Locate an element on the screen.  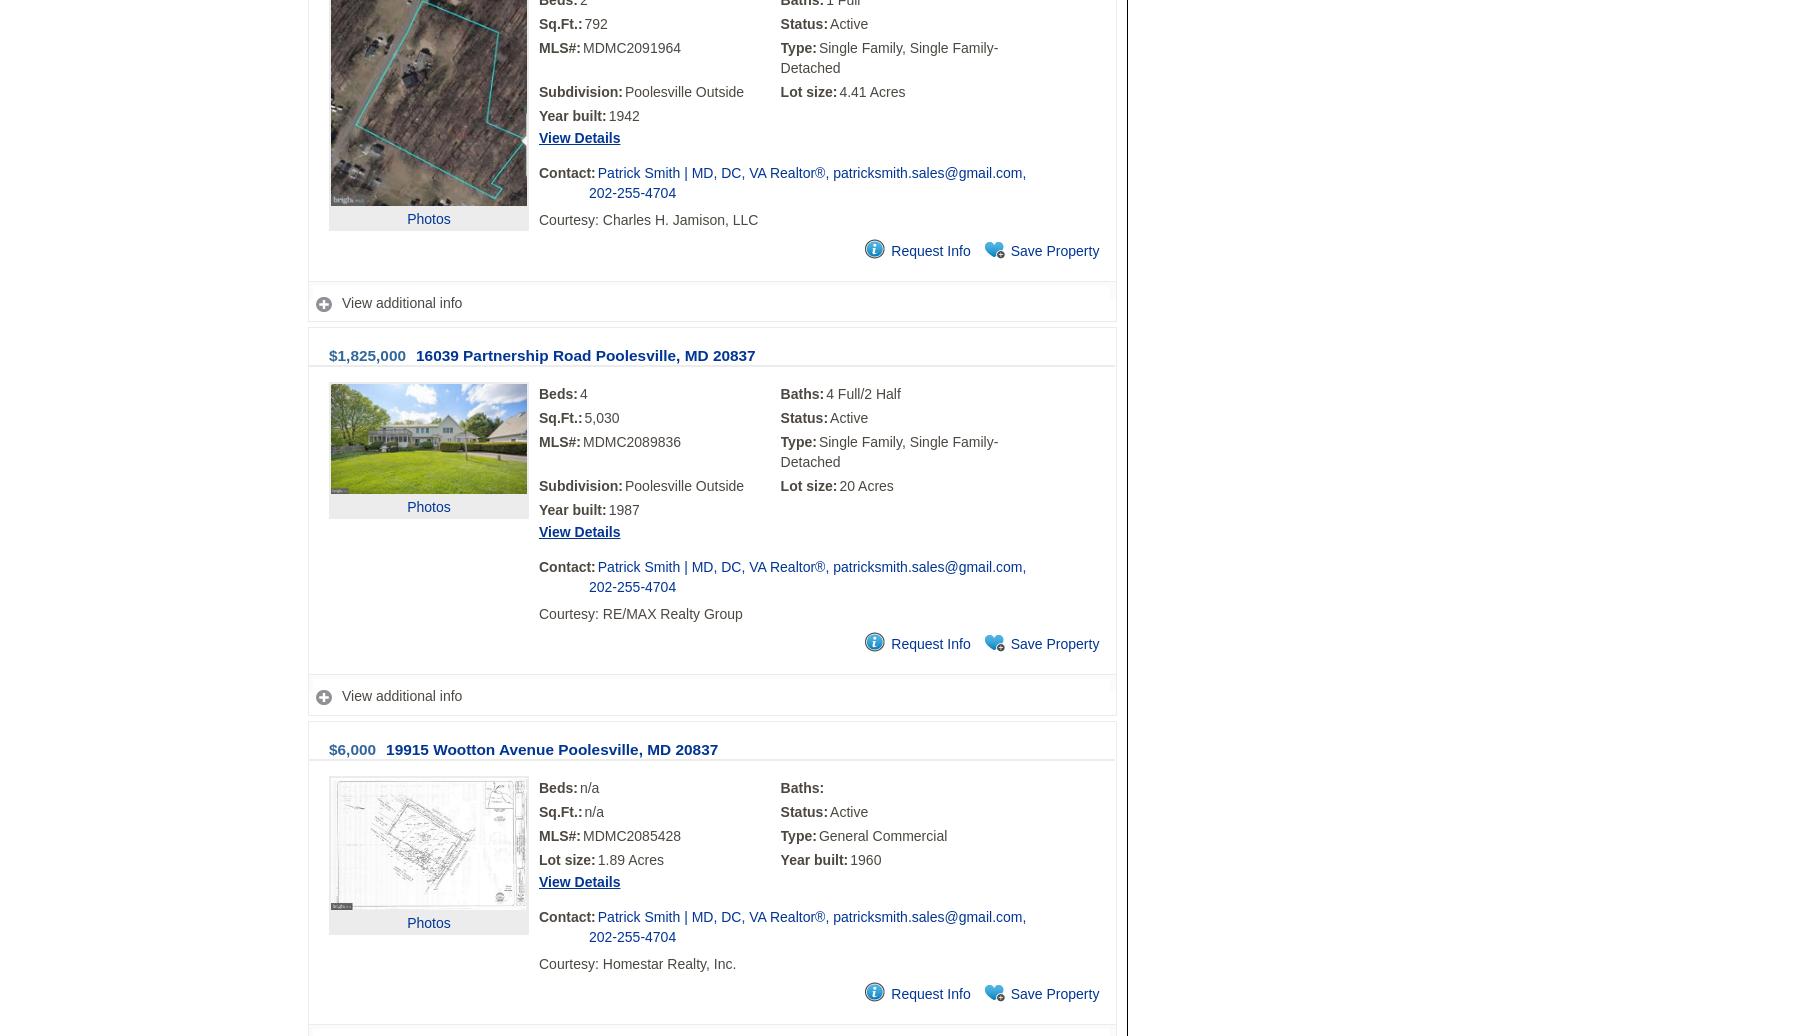
'MDMC2091964' is located at coordinates (631, 47).